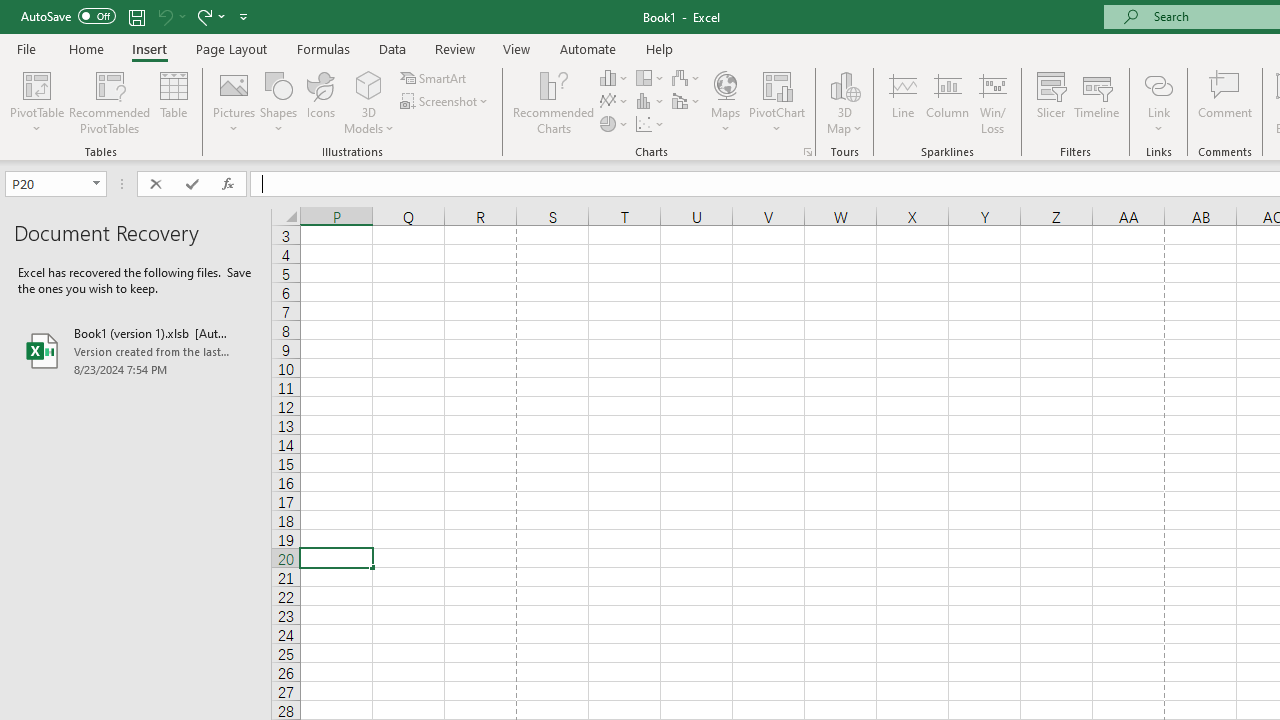 This screenshot has width=1280, height=720. Describe the element at coordinates (369, 103) in the screenshot. I see `'3D Models'` at that location.